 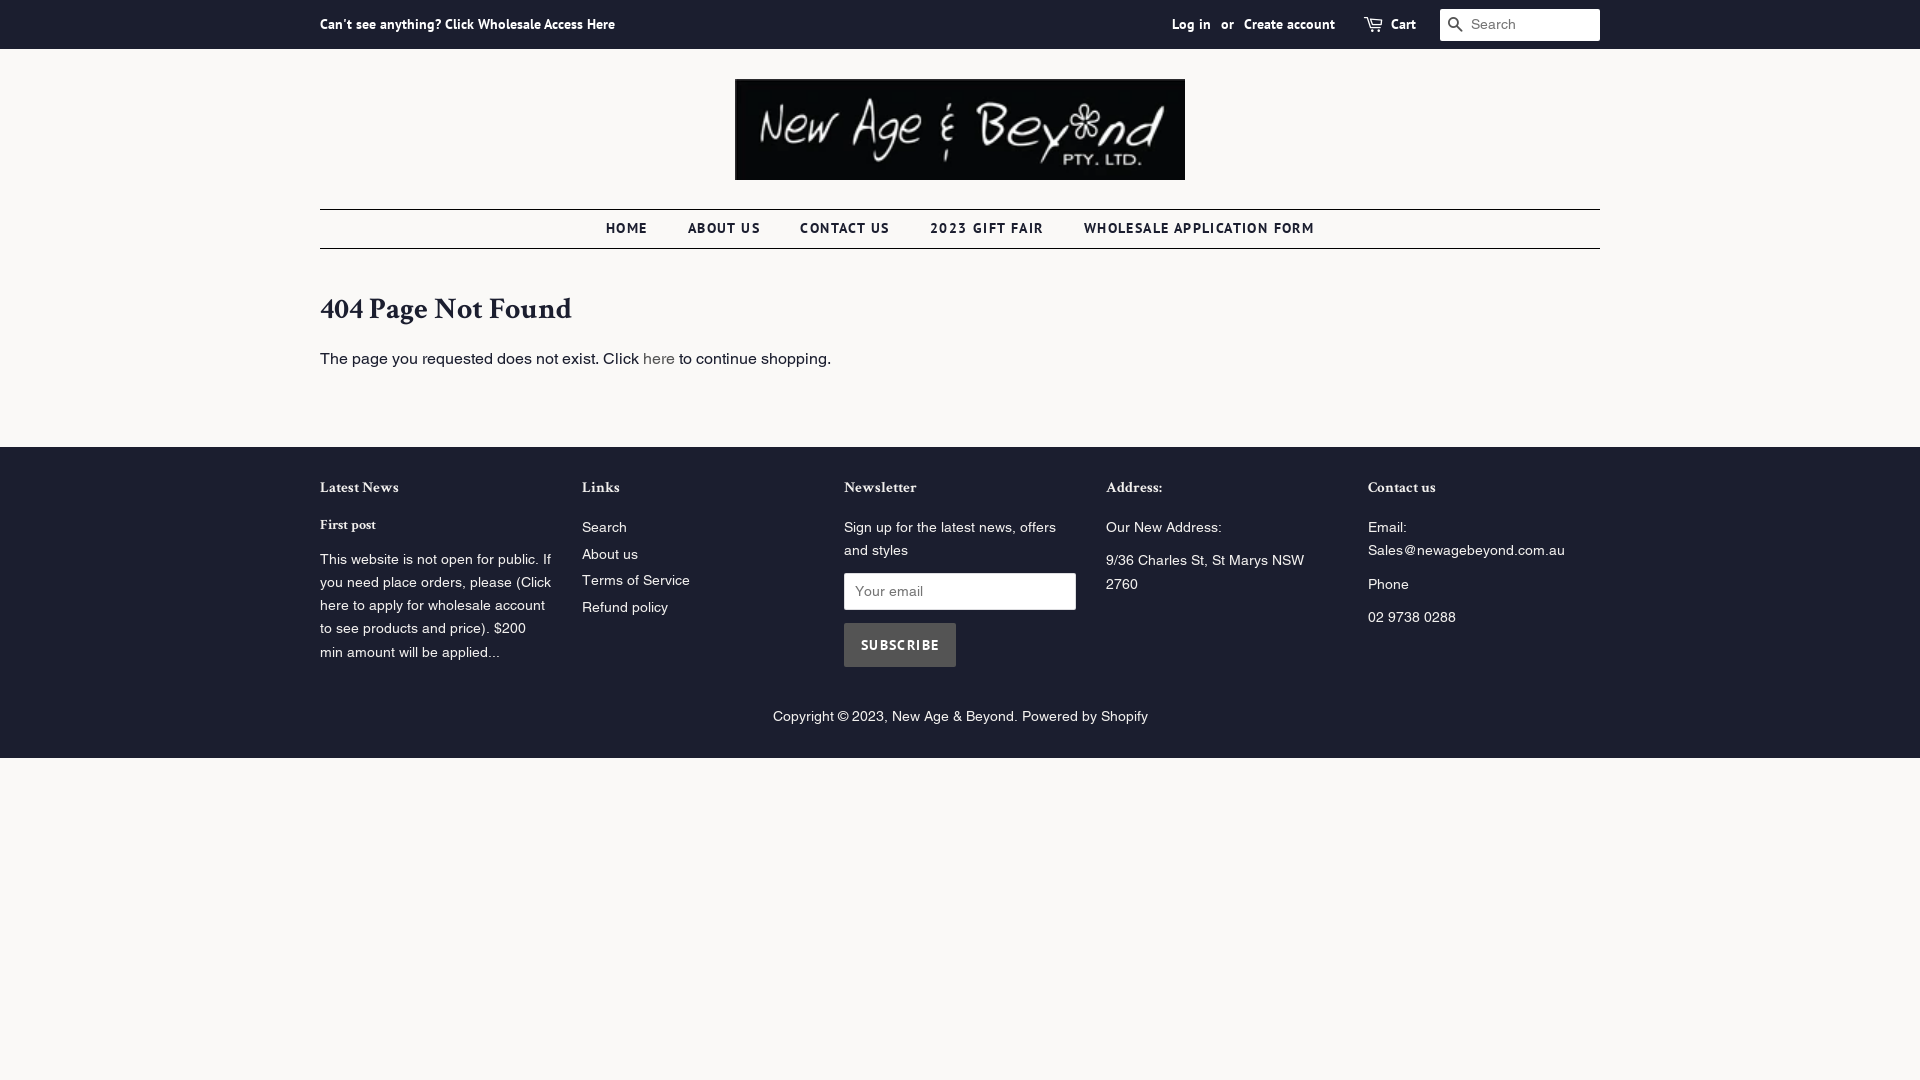 What do you see at coordinates (1191, 23) in the screenshot?
I see `'Log in'` at bounding box center [1191, 23].